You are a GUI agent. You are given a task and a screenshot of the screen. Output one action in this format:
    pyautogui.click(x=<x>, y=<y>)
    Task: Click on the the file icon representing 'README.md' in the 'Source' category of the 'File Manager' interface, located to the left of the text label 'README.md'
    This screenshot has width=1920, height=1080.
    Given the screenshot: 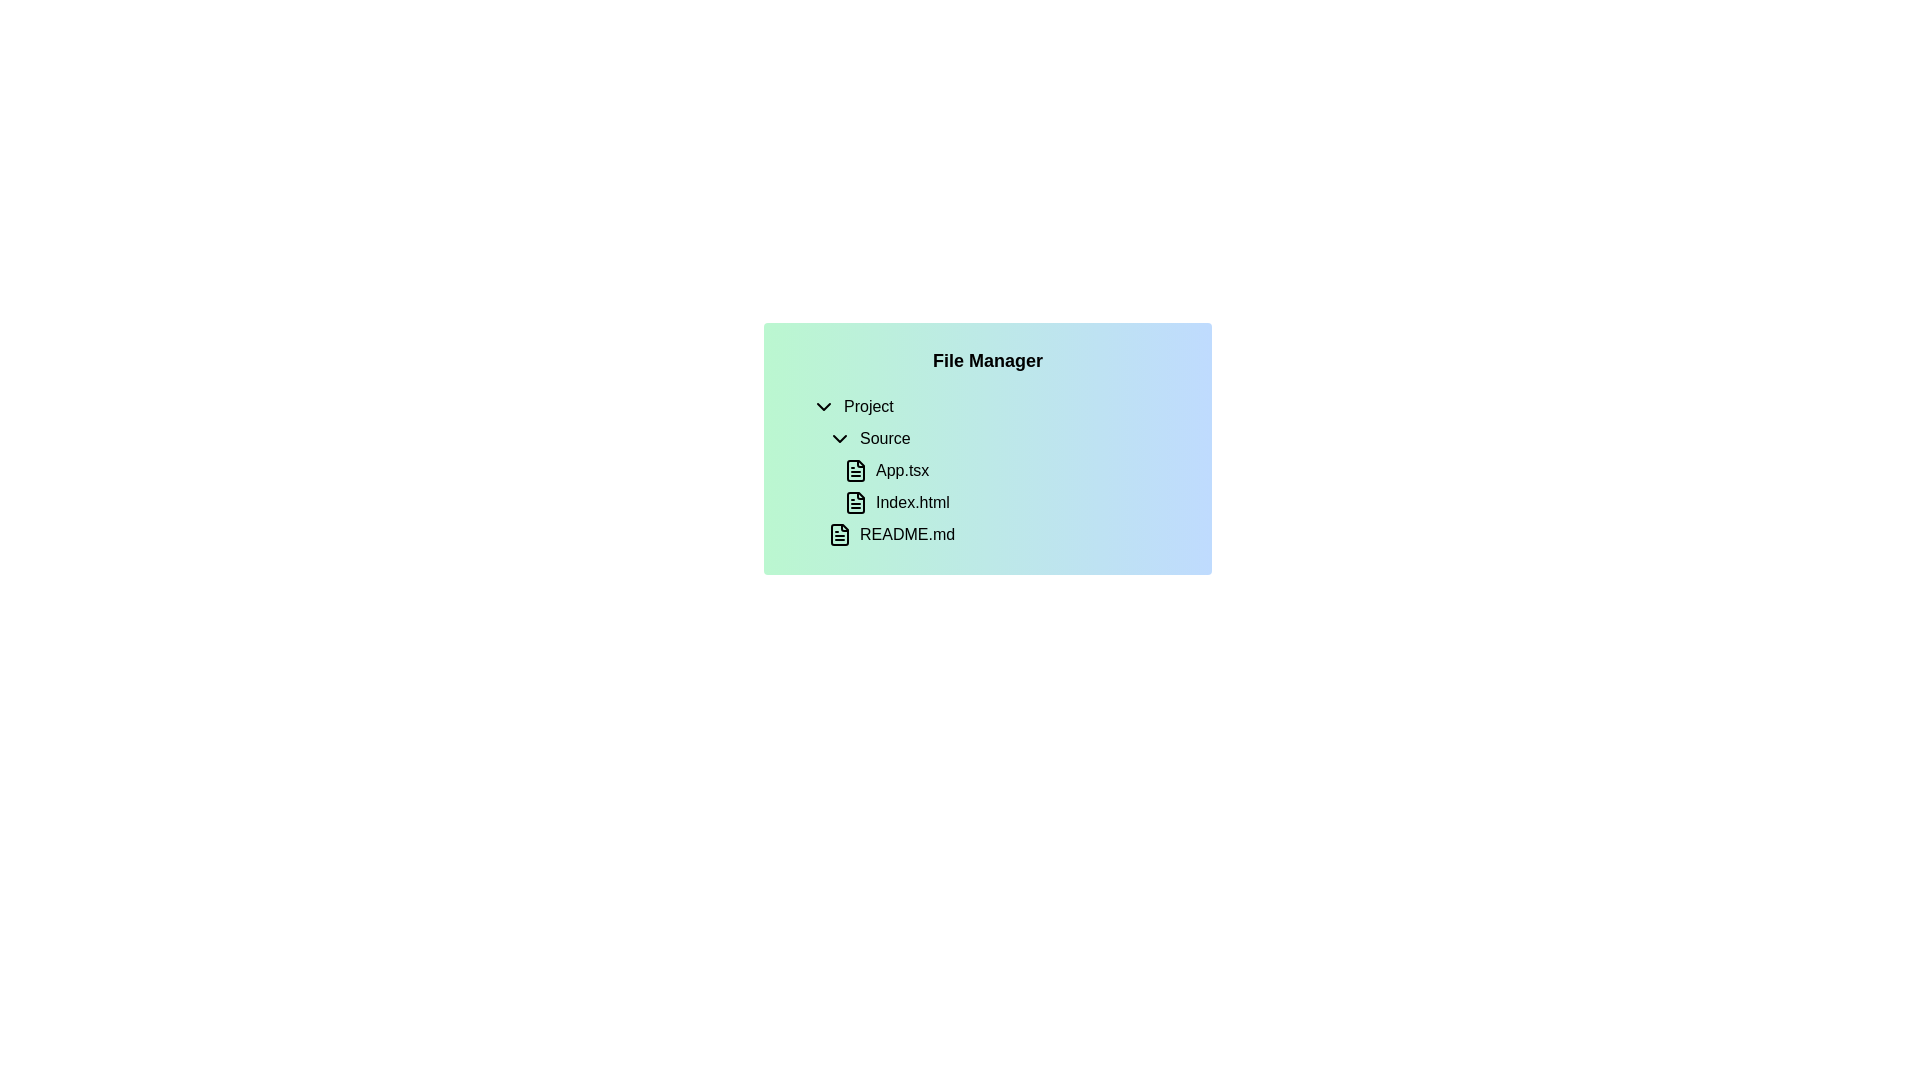 What is the action you would take?
    pyautogui.click(x=840, y=534)
    